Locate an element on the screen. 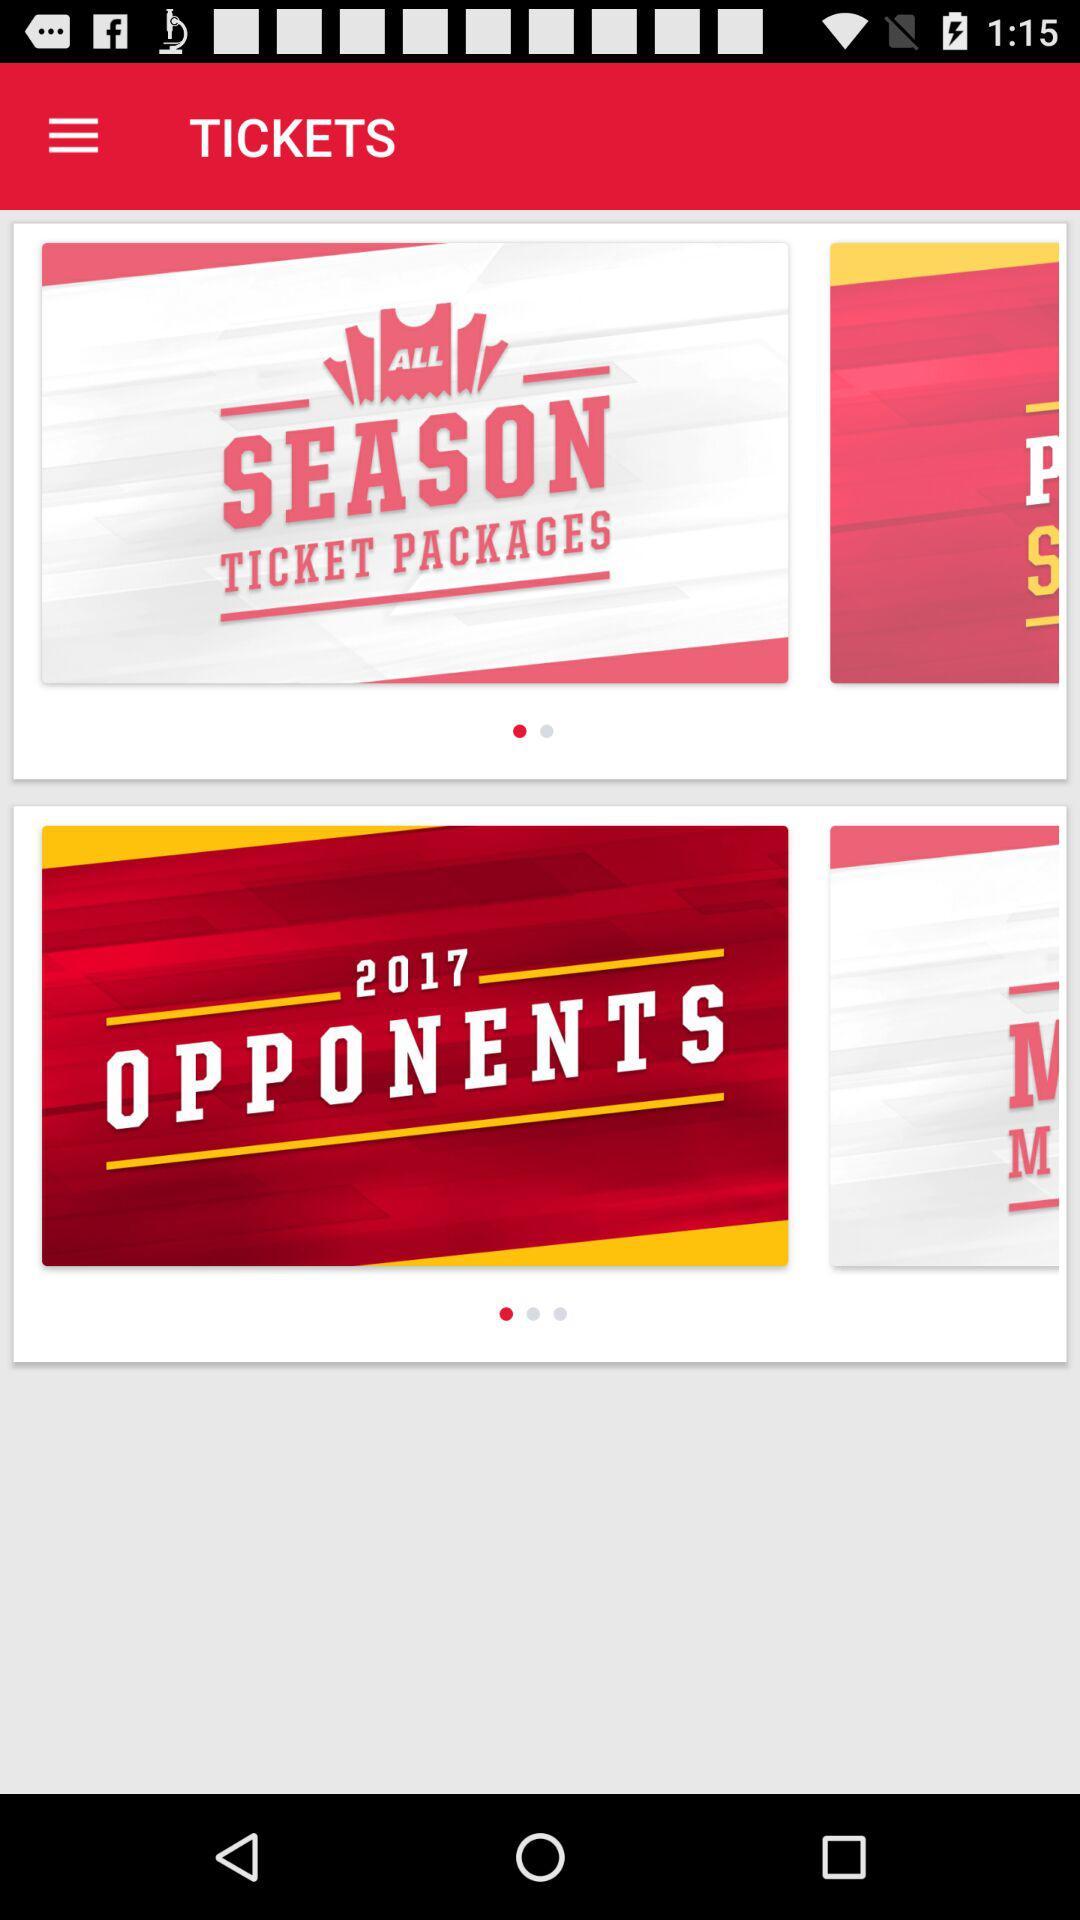 The height and width of the screenshot is (1920, 1080). the second image in the page is located at coordinates (540, 1083).